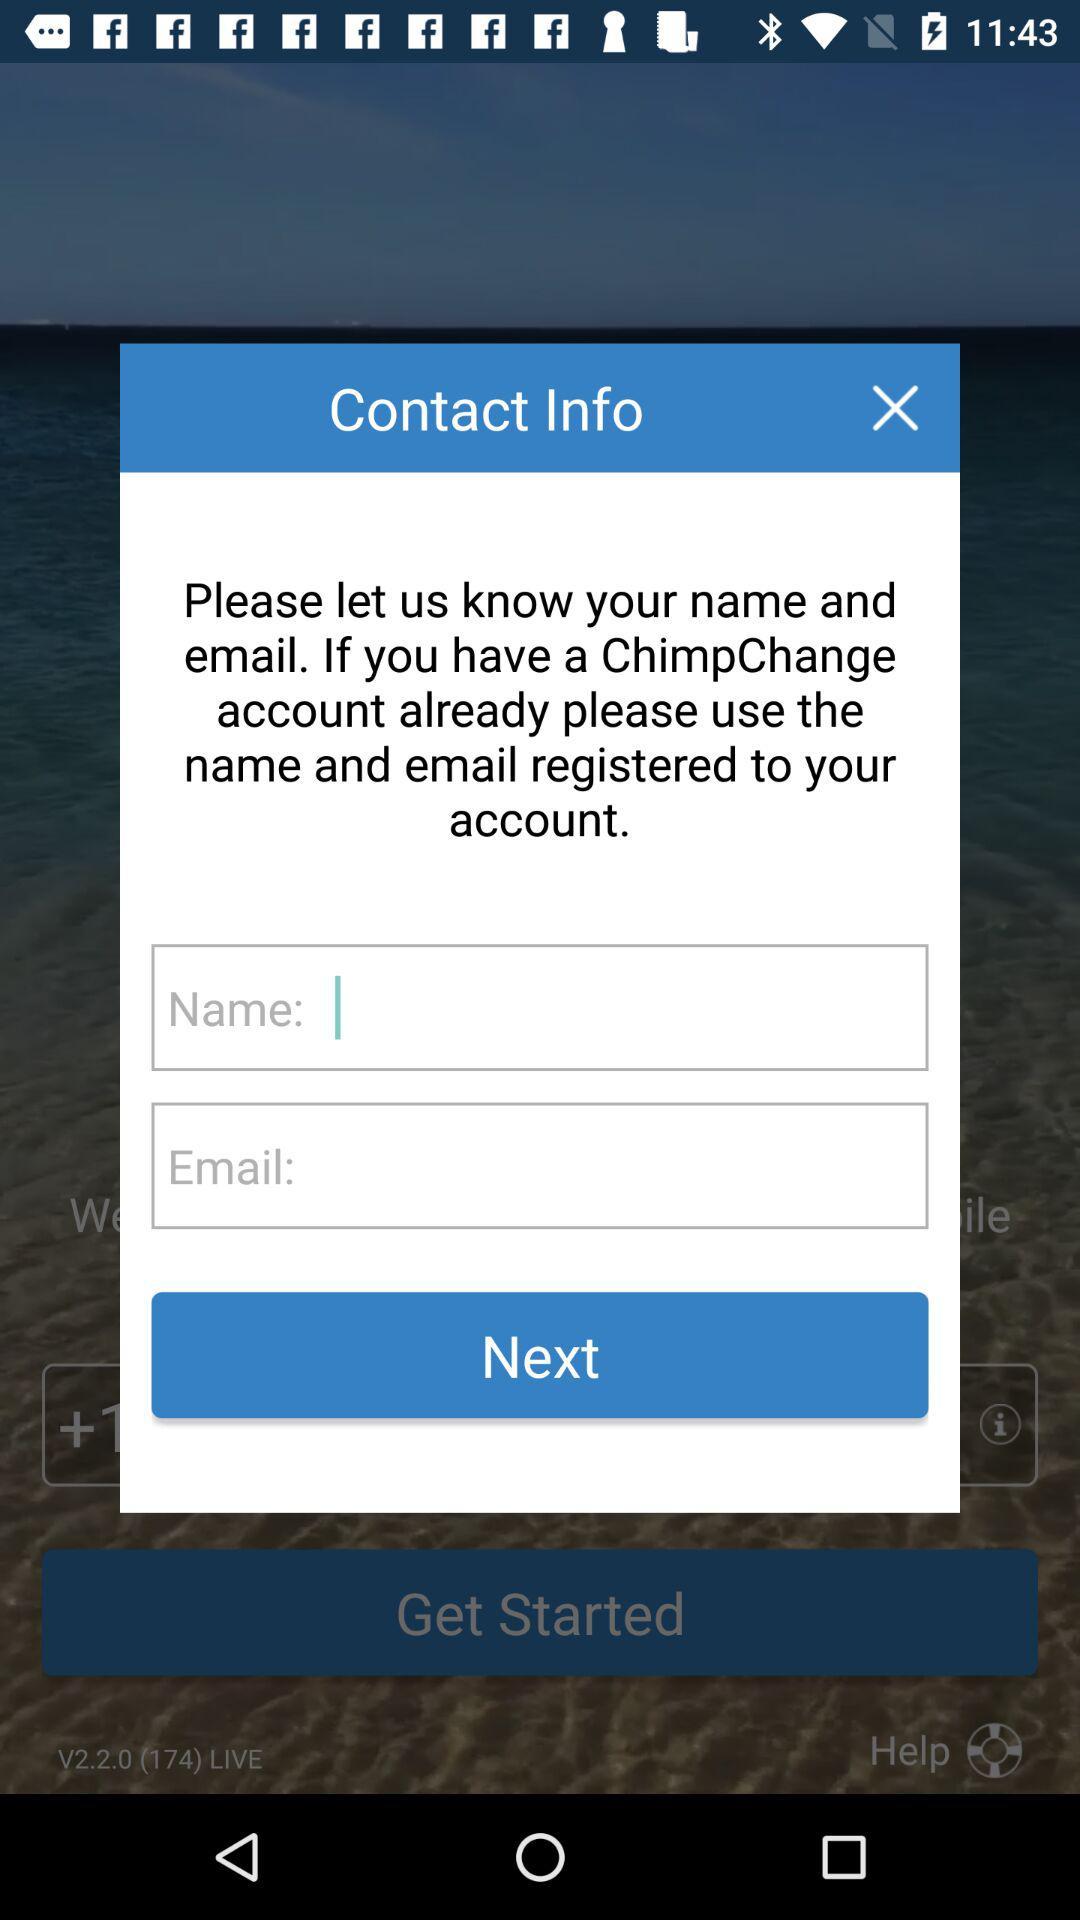  What do you see at coordinates (610, 1165) in the screenshot?
I see `your email address` at bounding box center [610, 1165].